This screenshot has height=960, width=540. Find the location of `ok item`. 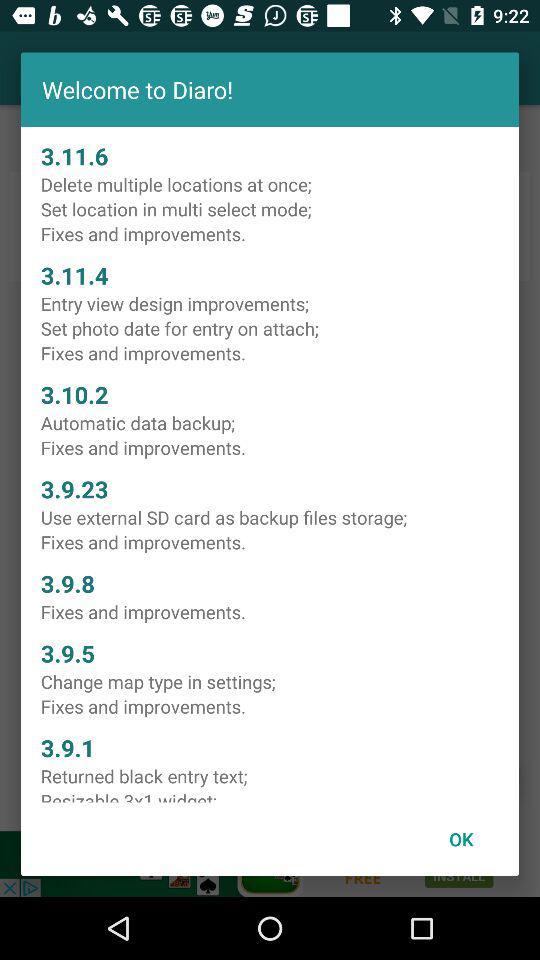

ok item is located at coordinates (461, 839).